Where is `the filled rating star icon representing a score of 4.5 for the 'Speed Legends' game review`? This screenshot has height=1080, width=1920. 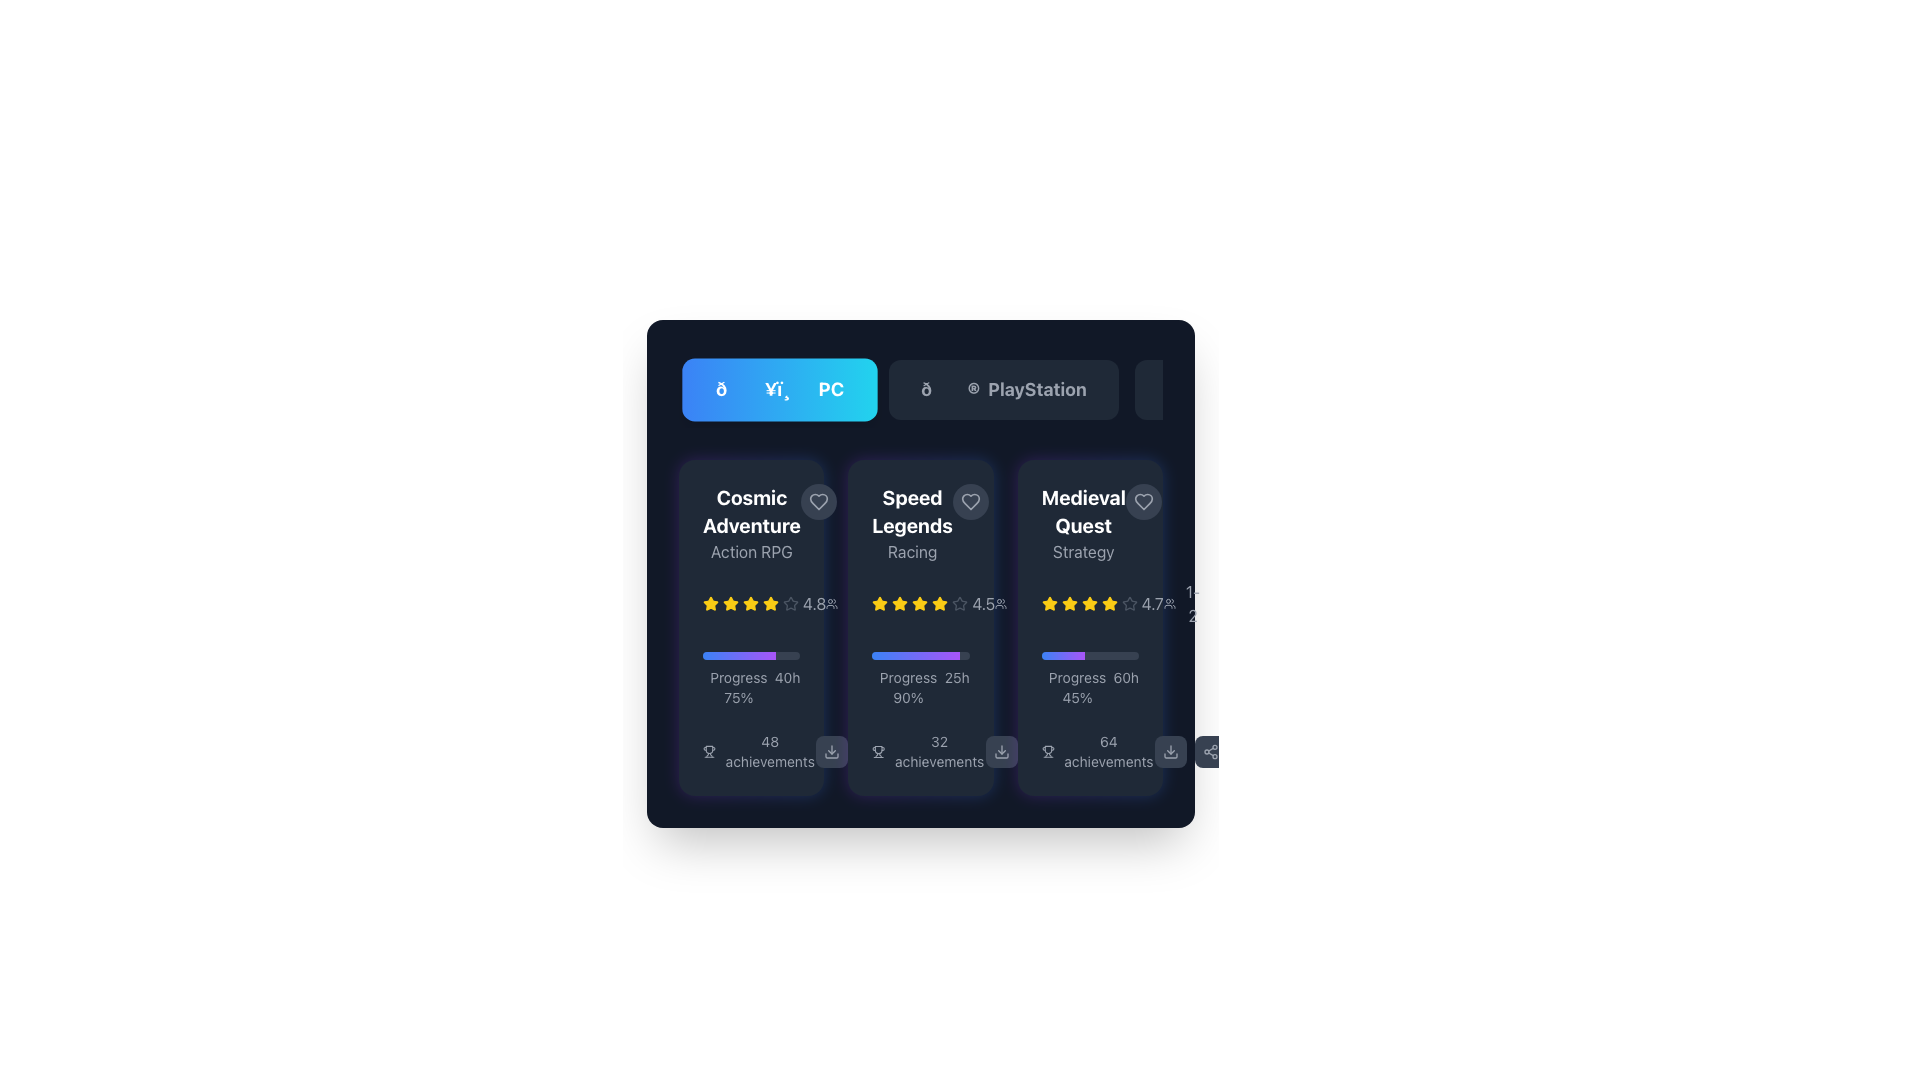 the filled rating star icon representing a score of 4.5 for the 'Speed Legends' game review is located at coordinates (919, 603).